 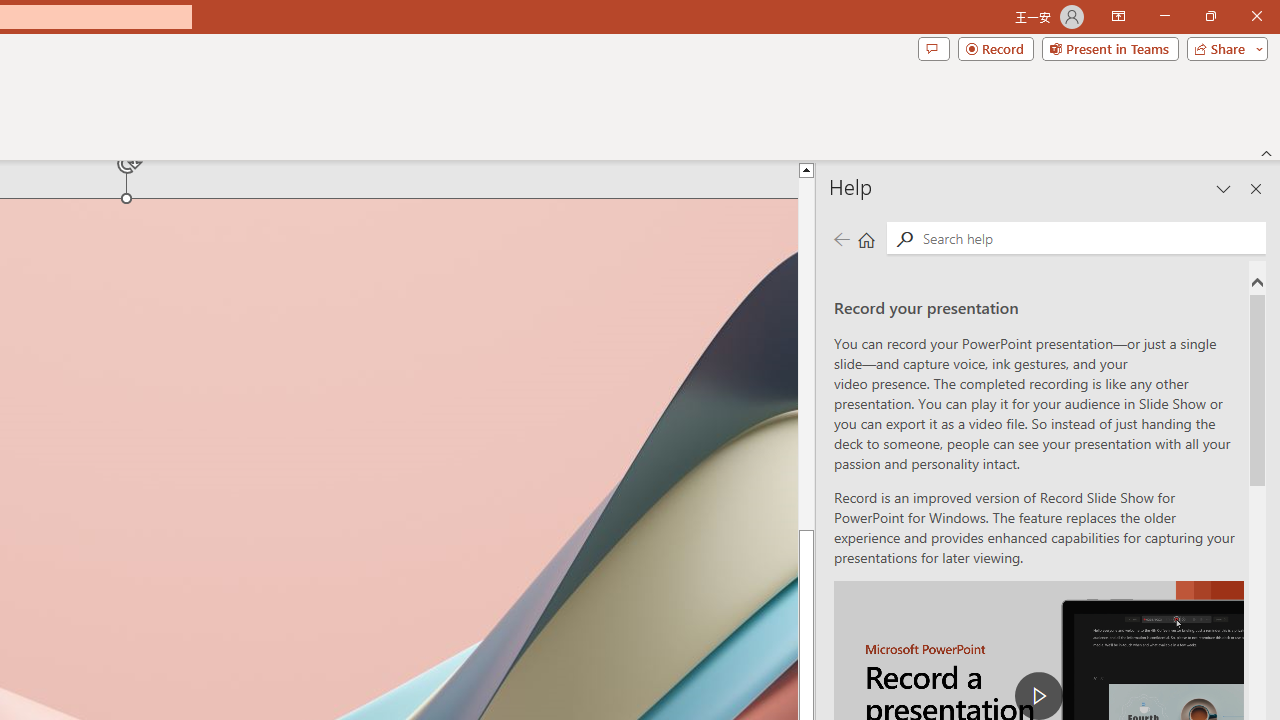 I want to click on 'Home', so click(x=866, y=238).